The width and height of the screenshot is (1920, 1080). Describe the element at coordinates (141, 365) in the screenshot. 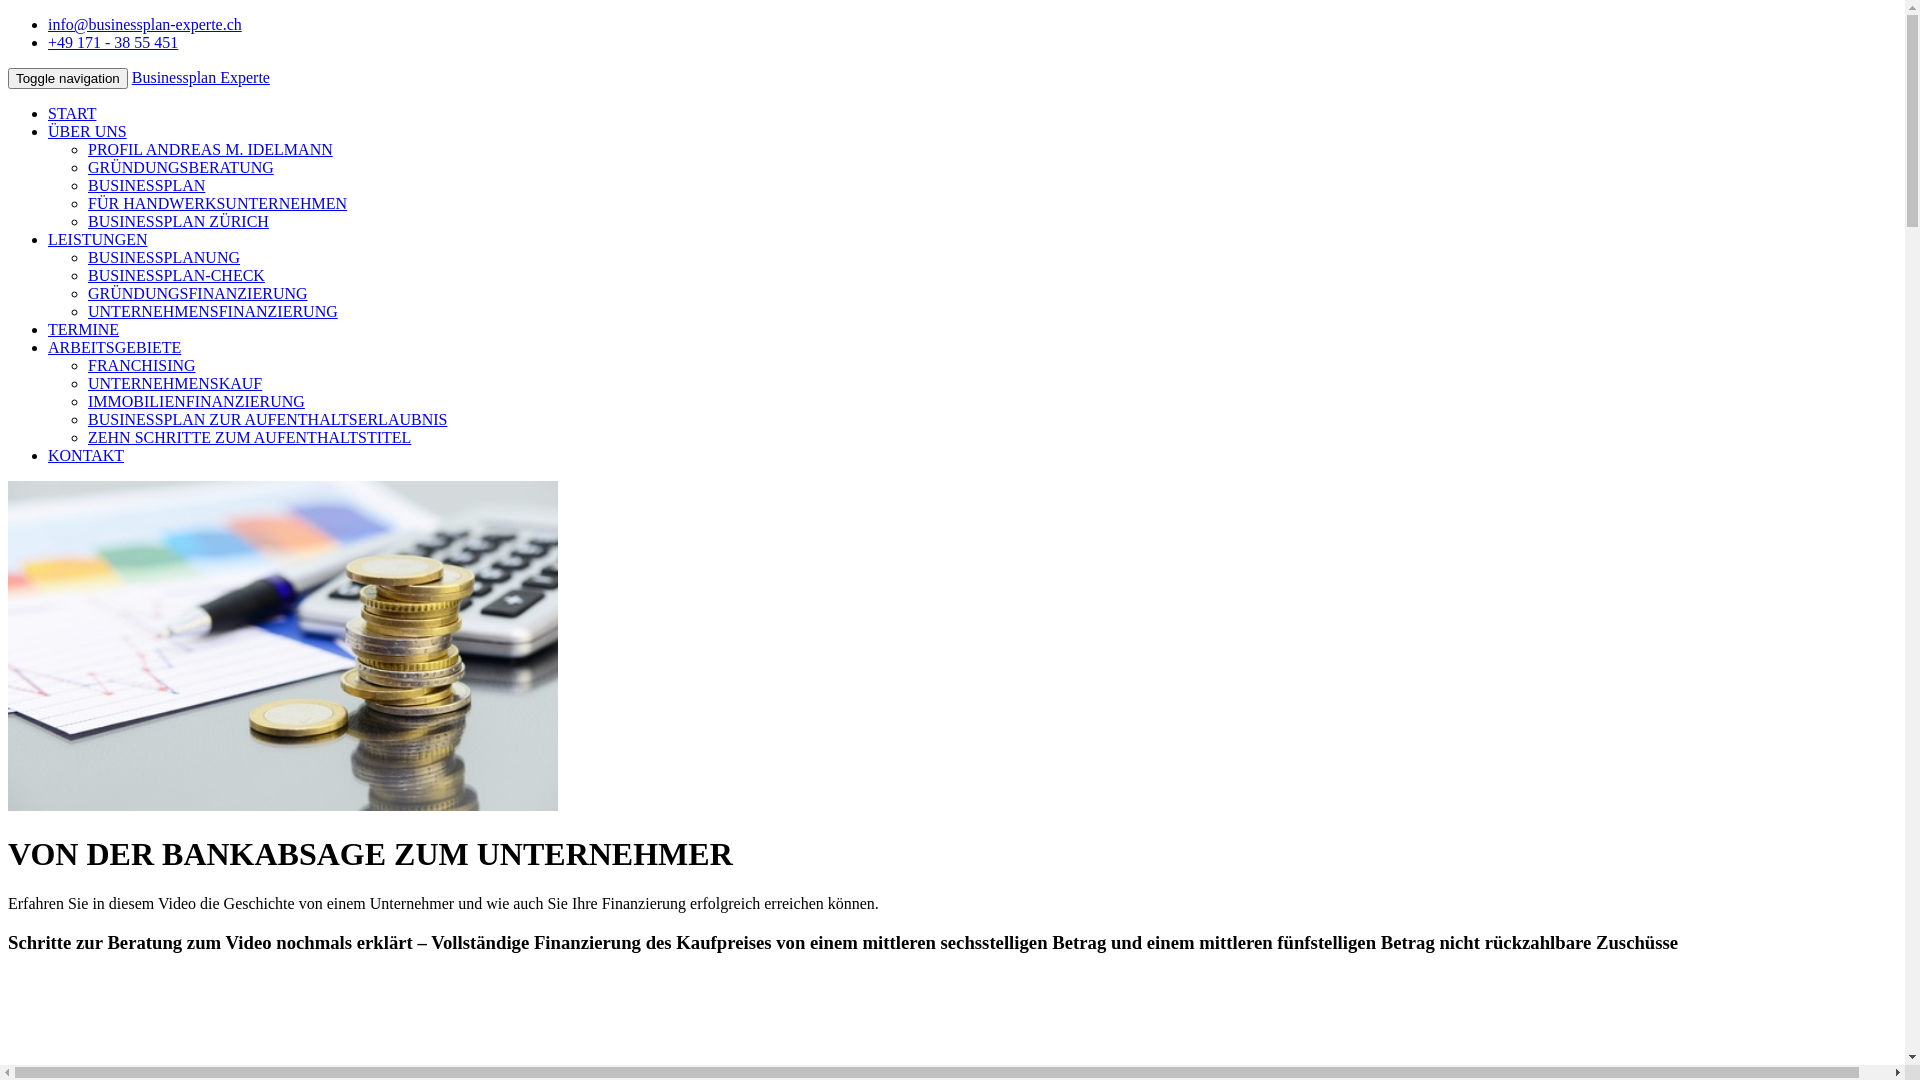

I see `'FRANCHISING'` at that location.